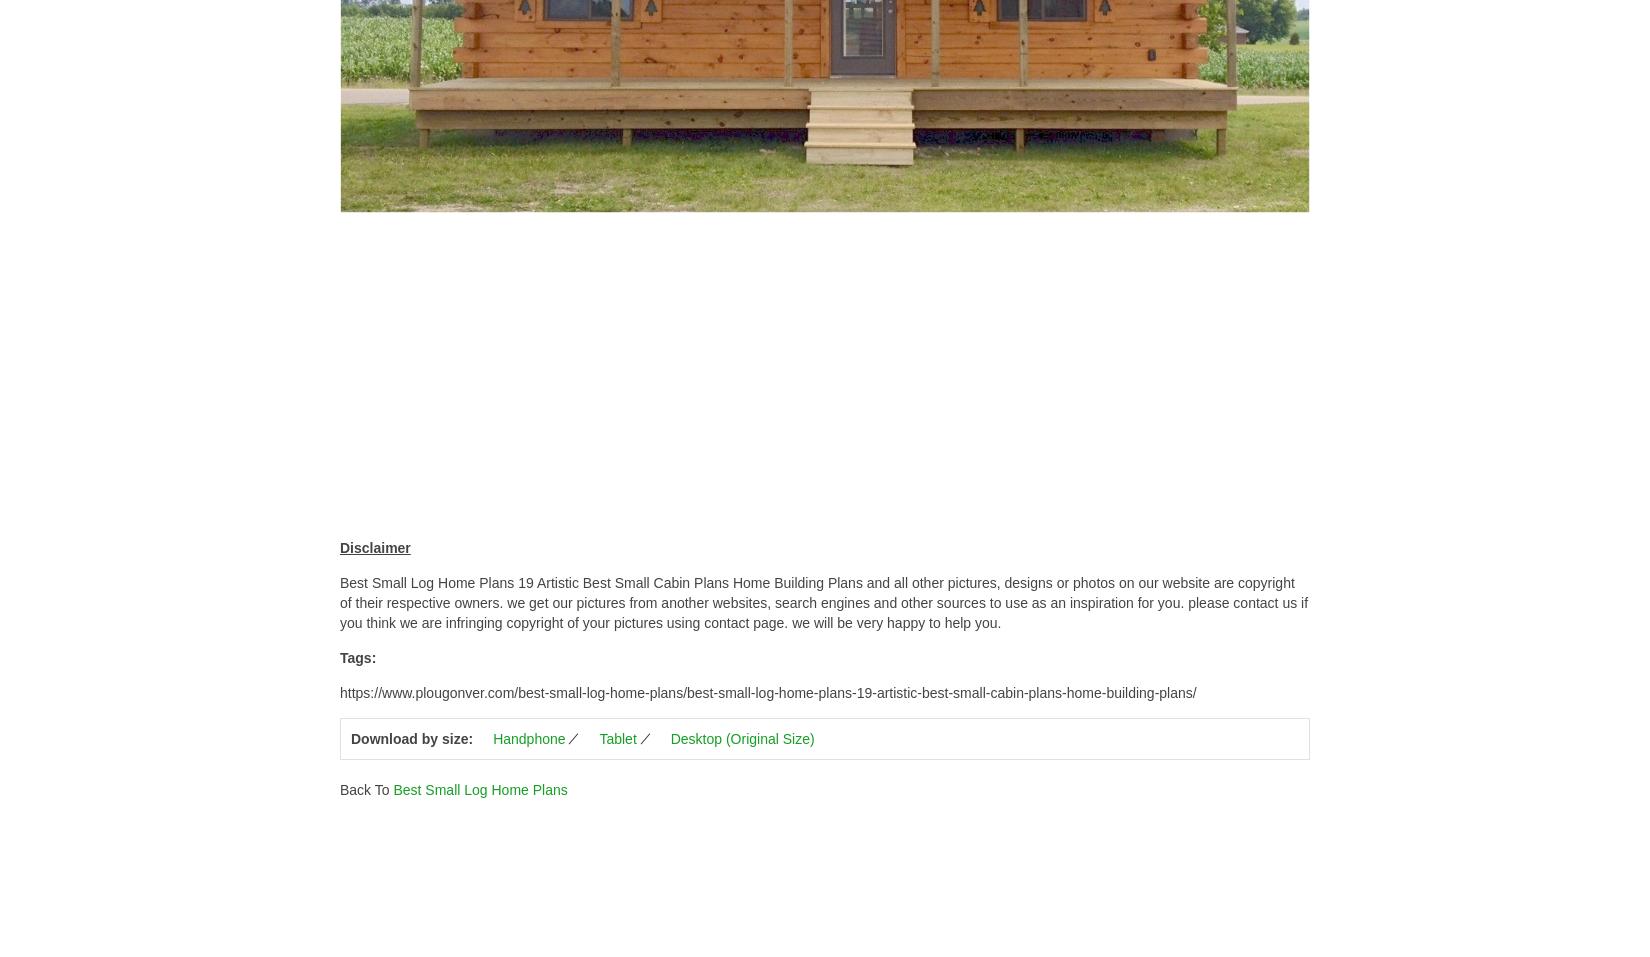 Image resolution: width=1650 pixels, height=957 pixels. What do you see at coordinates (616, 738) in the screenshot?
I see `'Tablet'` at bounding box center [616, 738].